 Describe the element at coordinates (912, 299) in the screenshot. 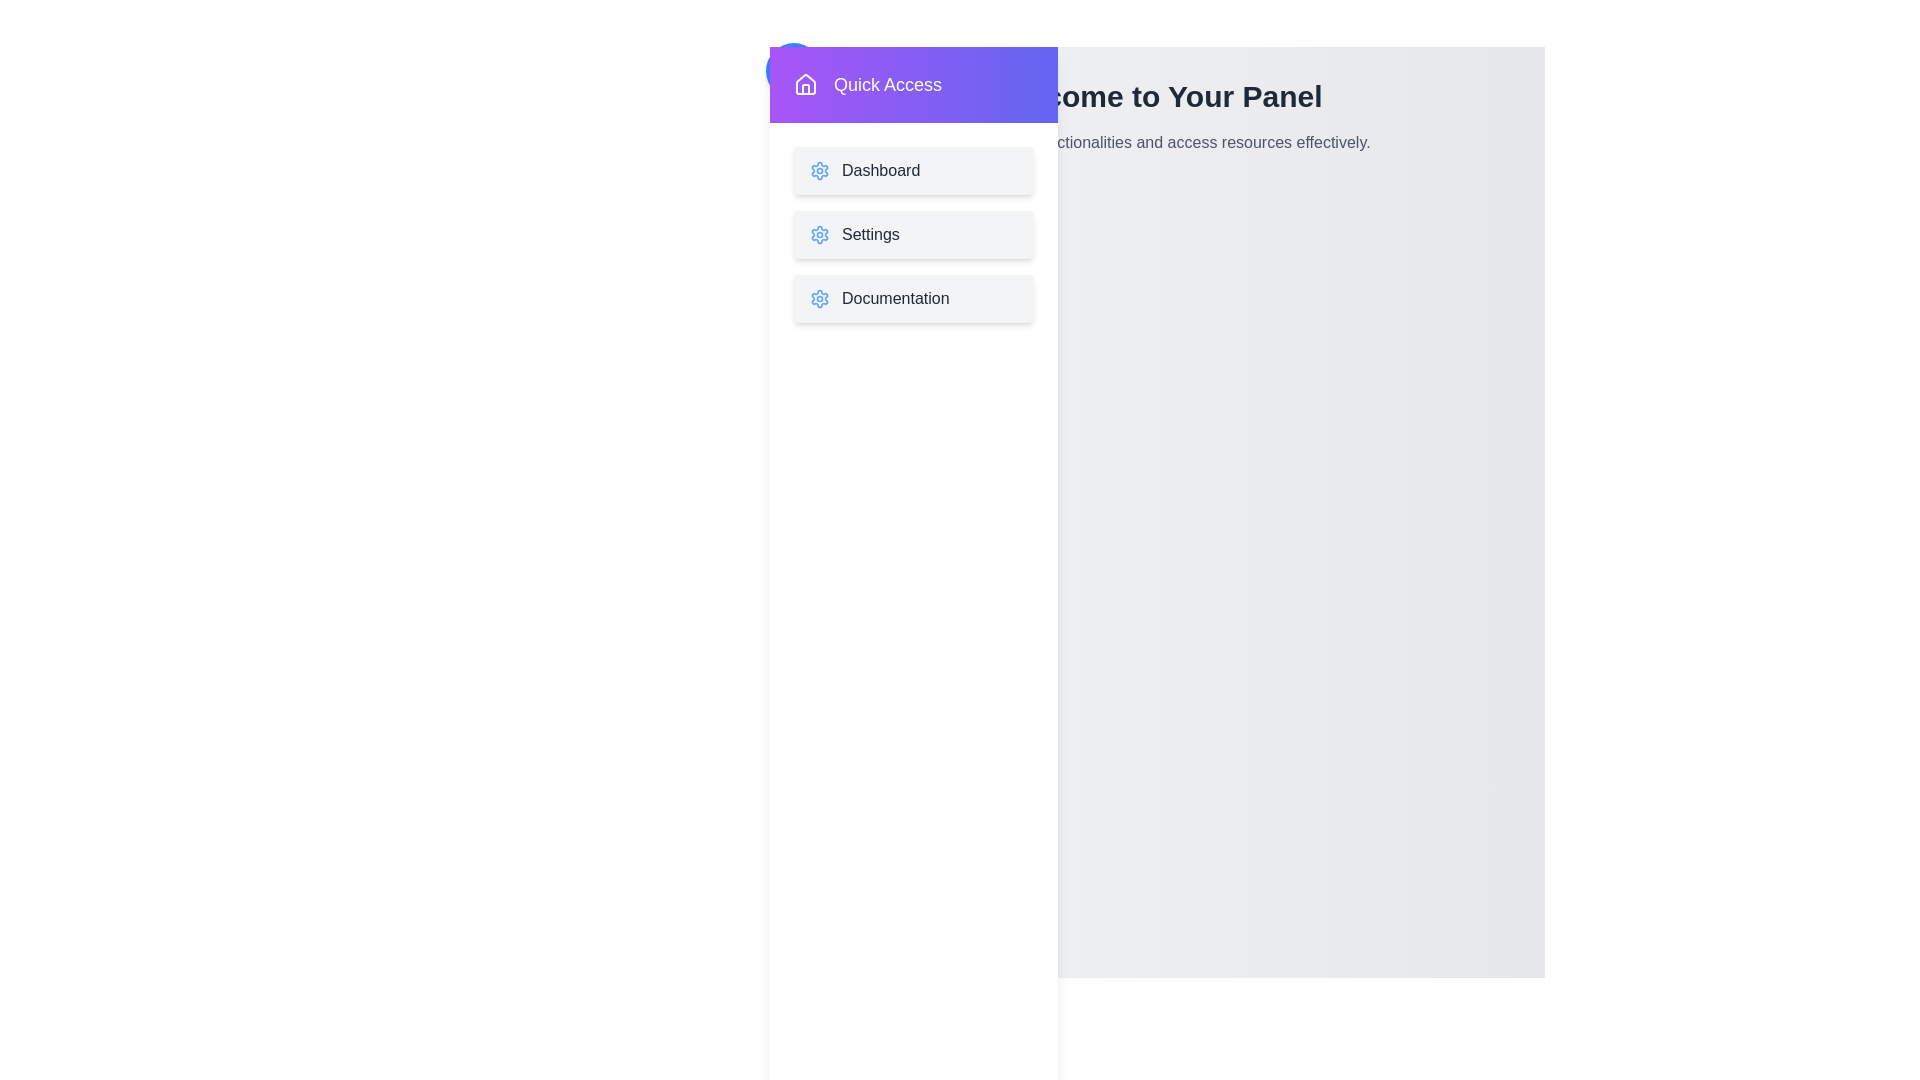

I see `the 'Documentation' menu item in the drawer` at that location.